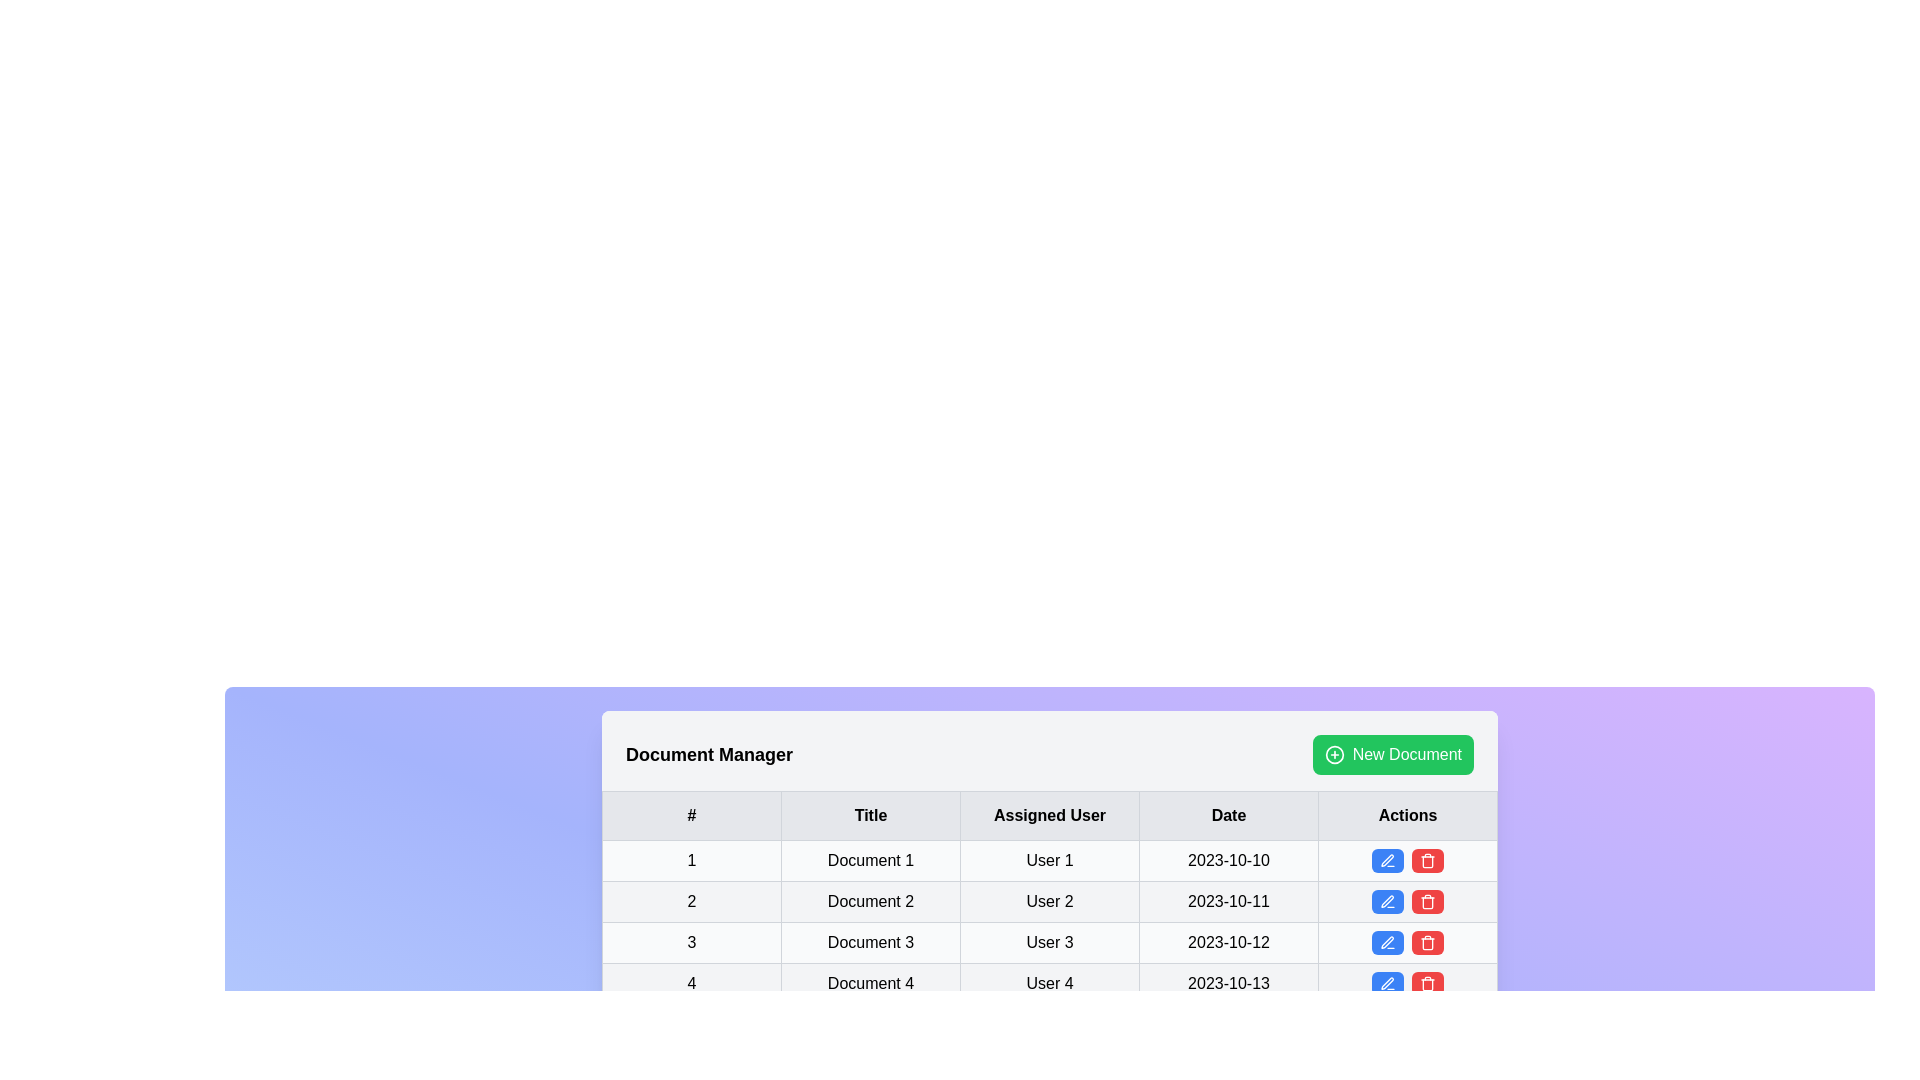  What do you see at coordinates (1427, 902) in the screenshot?
I see `the trash can icon button in the 'Actions' column corresponding to 'Document 2'` at bounding box center [1427, 902].